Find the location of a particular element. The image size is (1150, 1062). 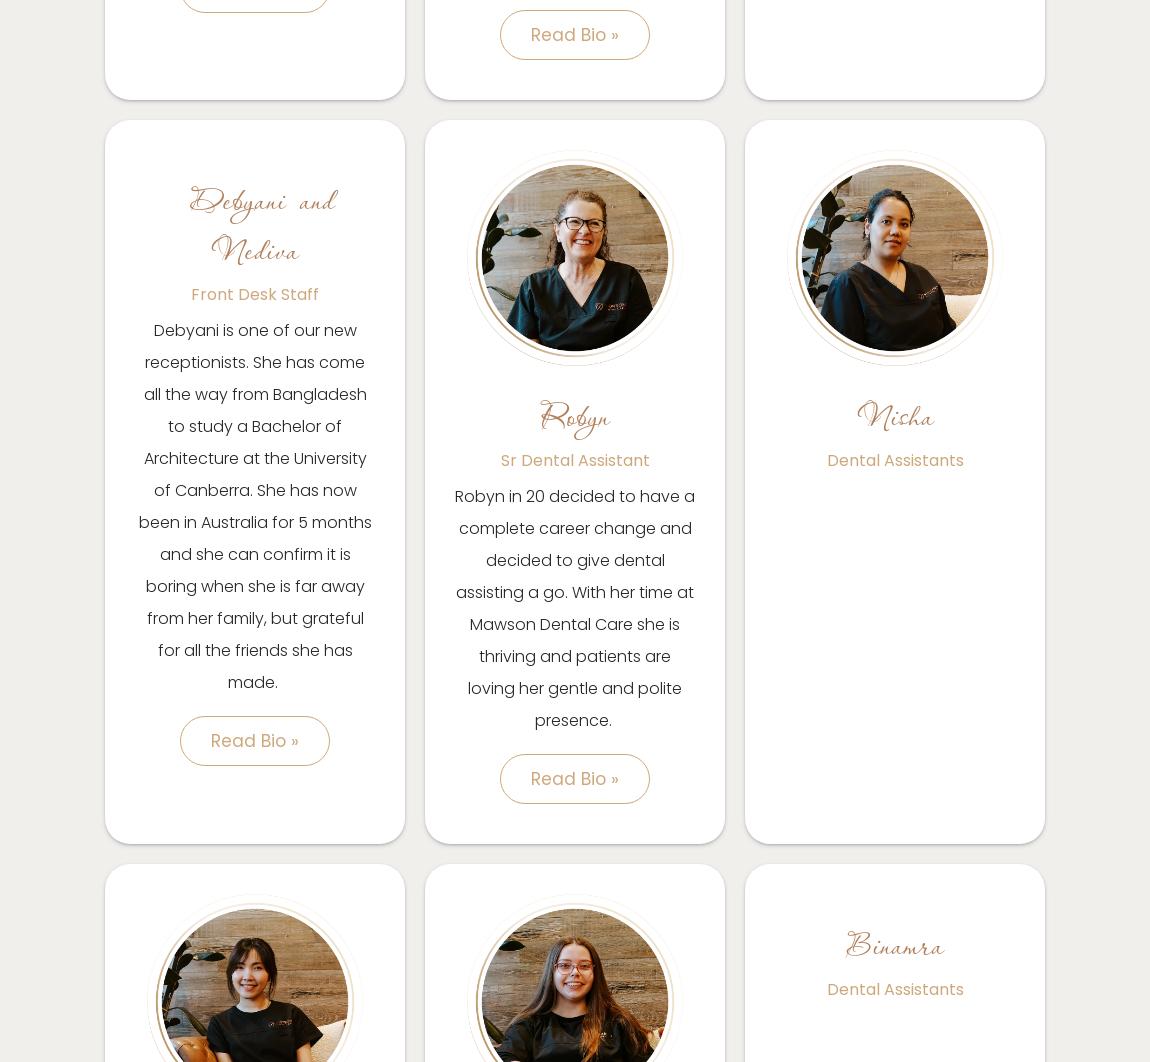

'Front Desk Staff' is located at coordinates (253, 293).